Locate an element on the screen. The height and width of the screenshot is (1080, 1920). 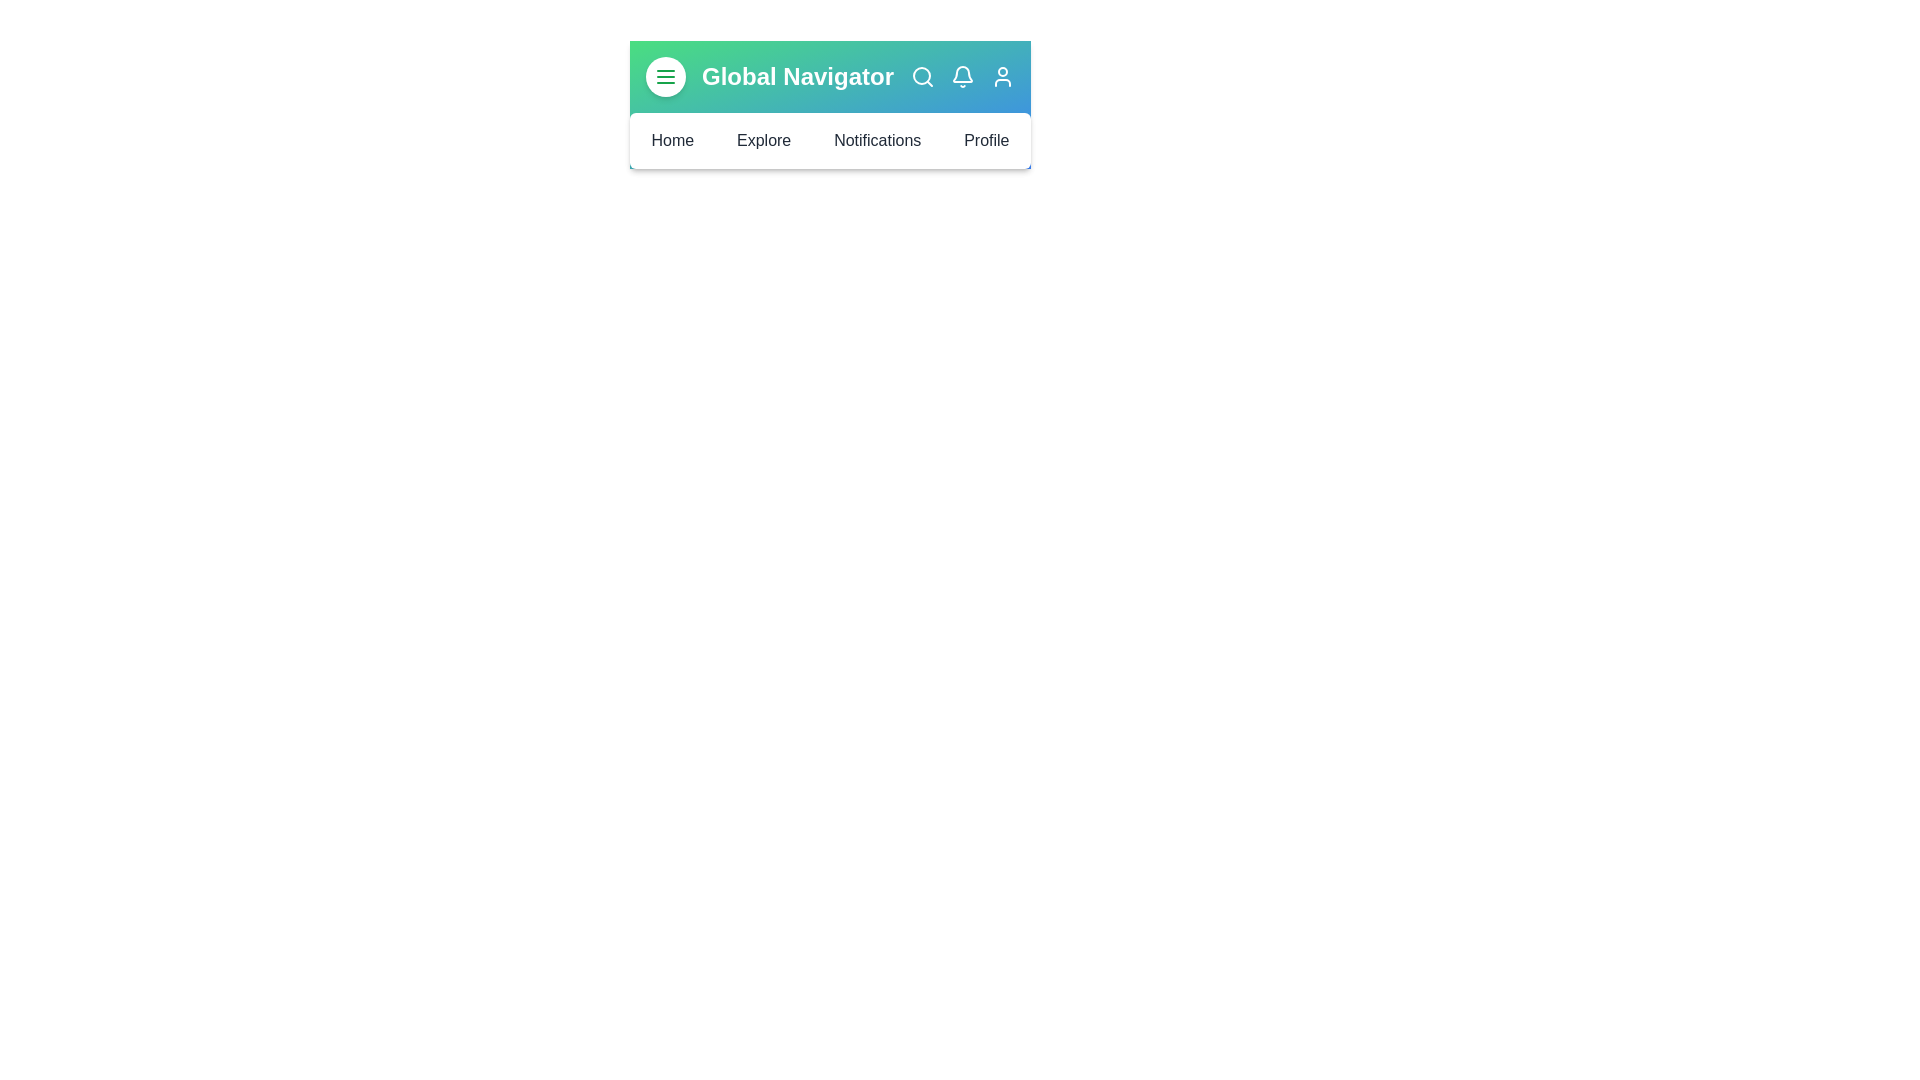
the navigation menu item Profile to navigate to the corresponding section is located at coordinates (986, 140).